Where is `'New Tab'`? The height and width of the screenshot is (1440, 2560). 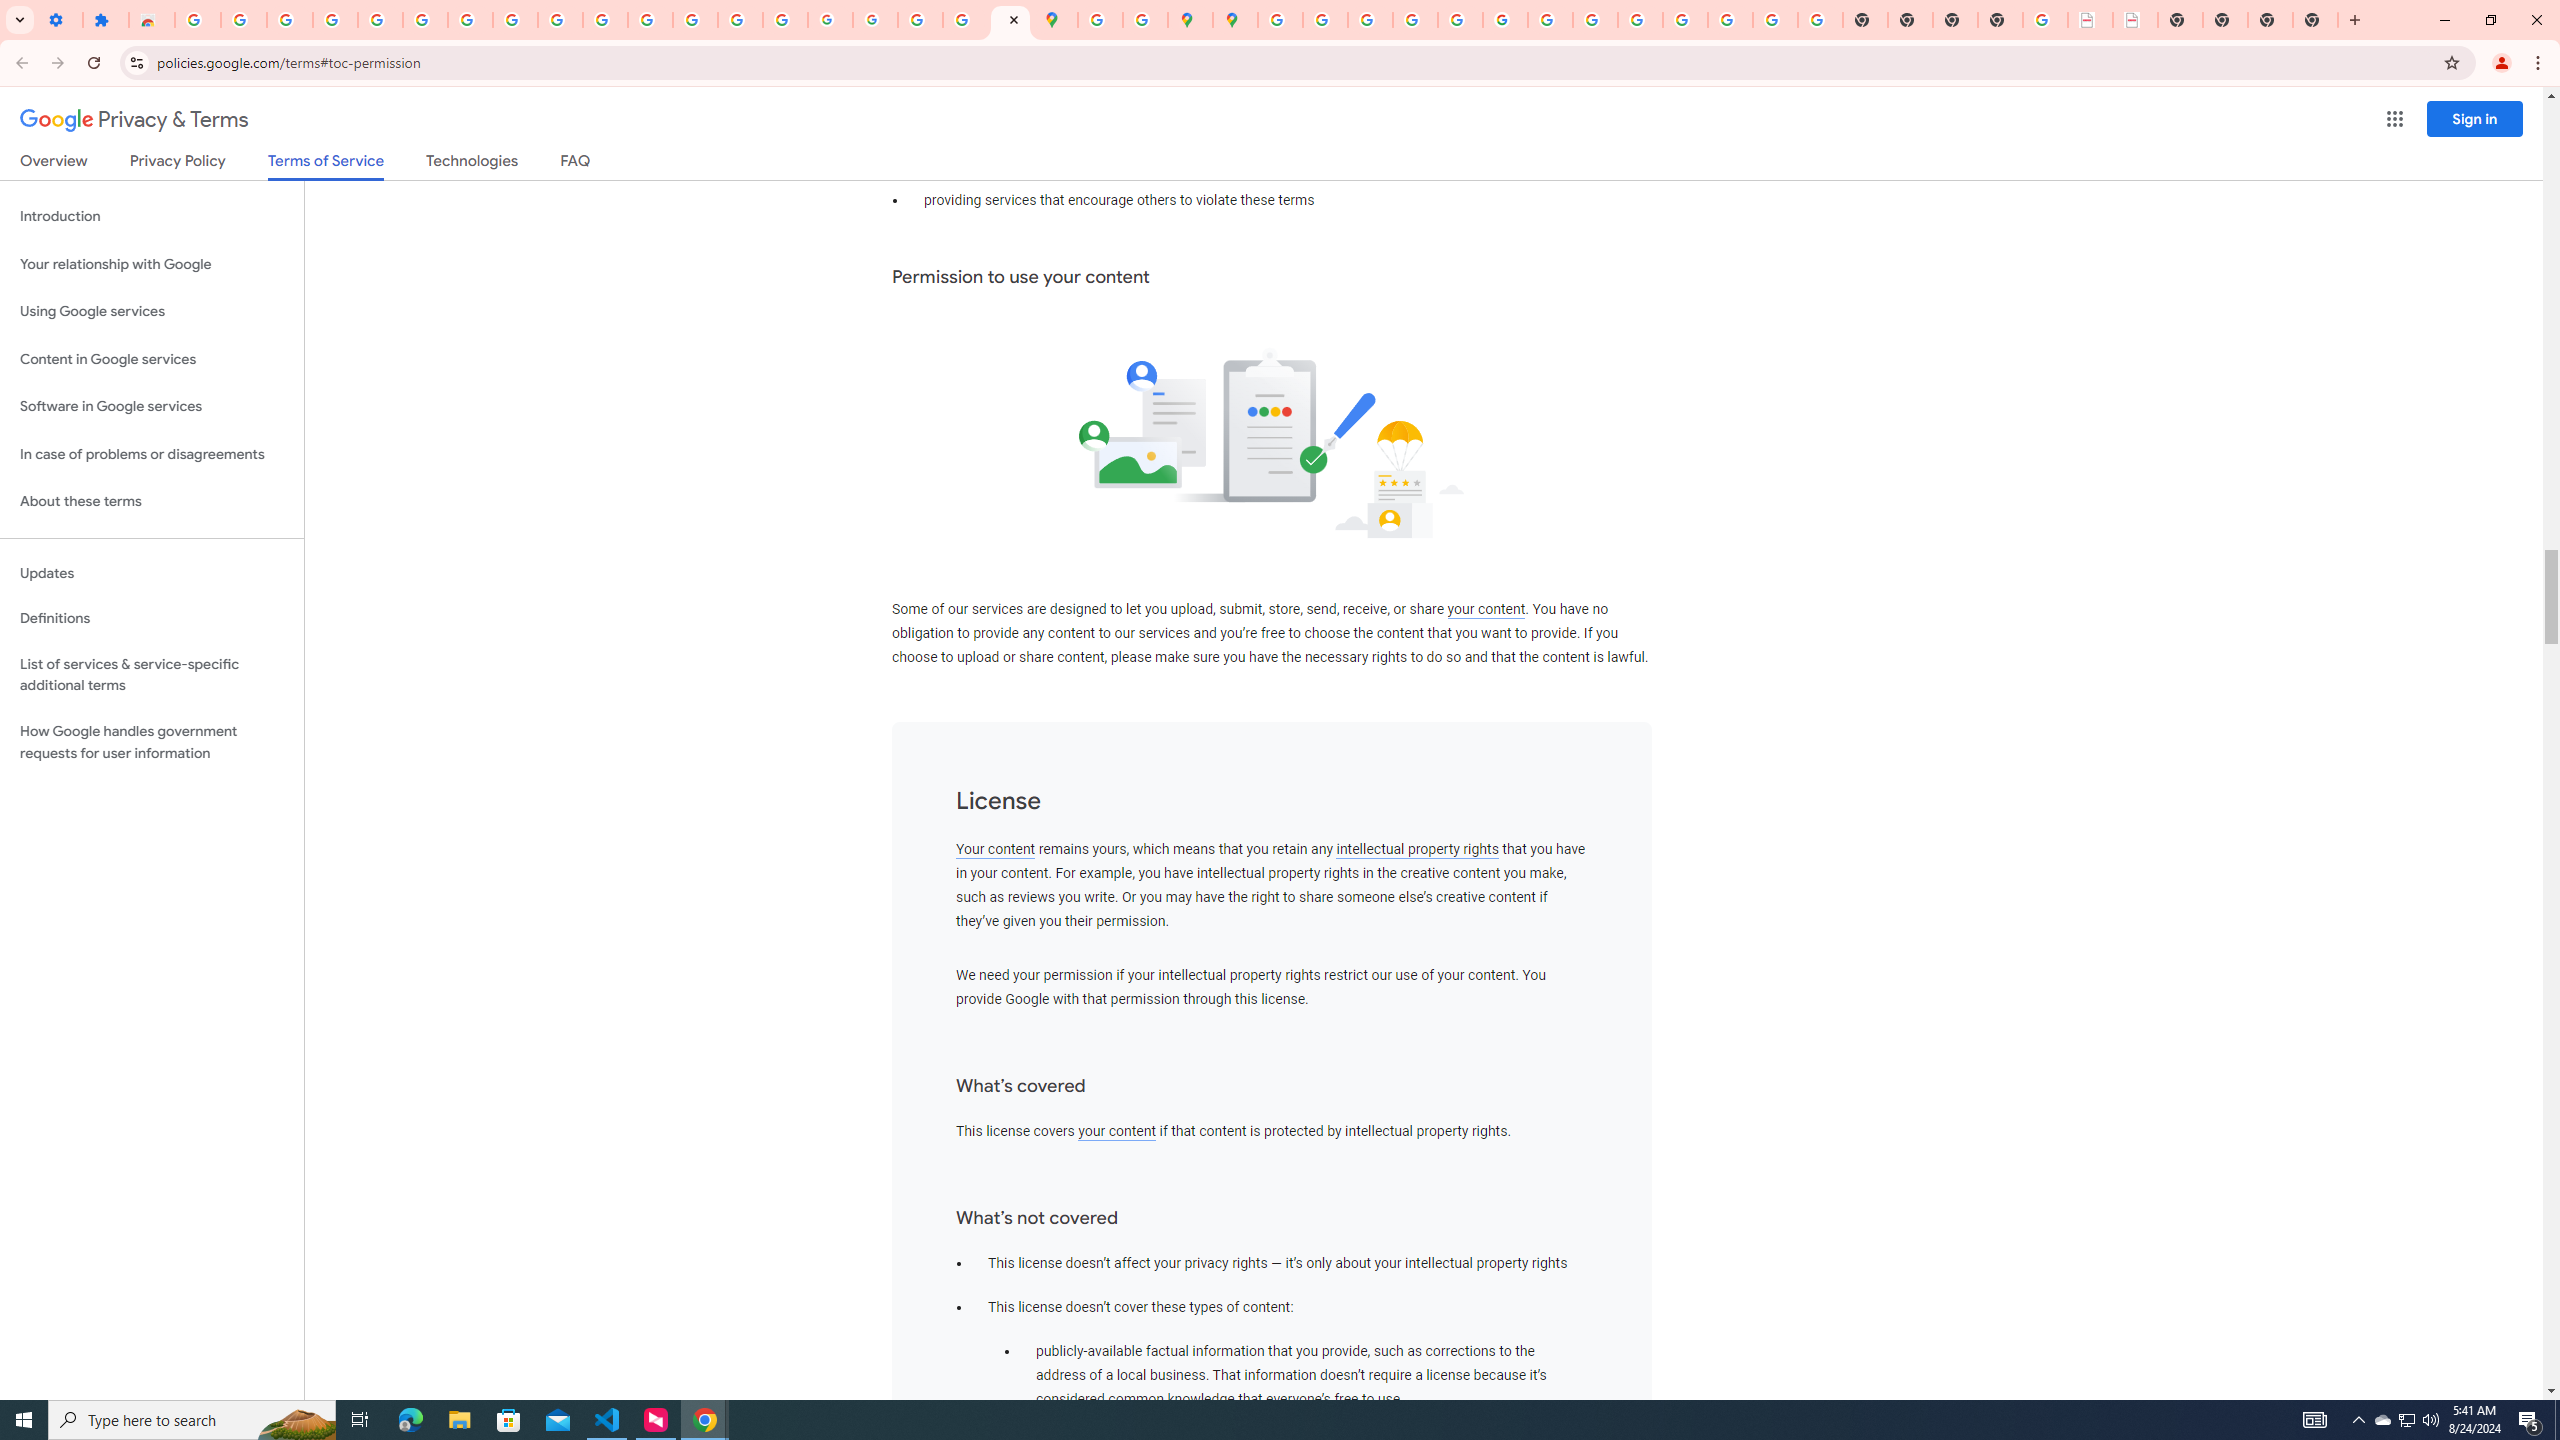
'New Tab' is located at coordinates (2315, 19).